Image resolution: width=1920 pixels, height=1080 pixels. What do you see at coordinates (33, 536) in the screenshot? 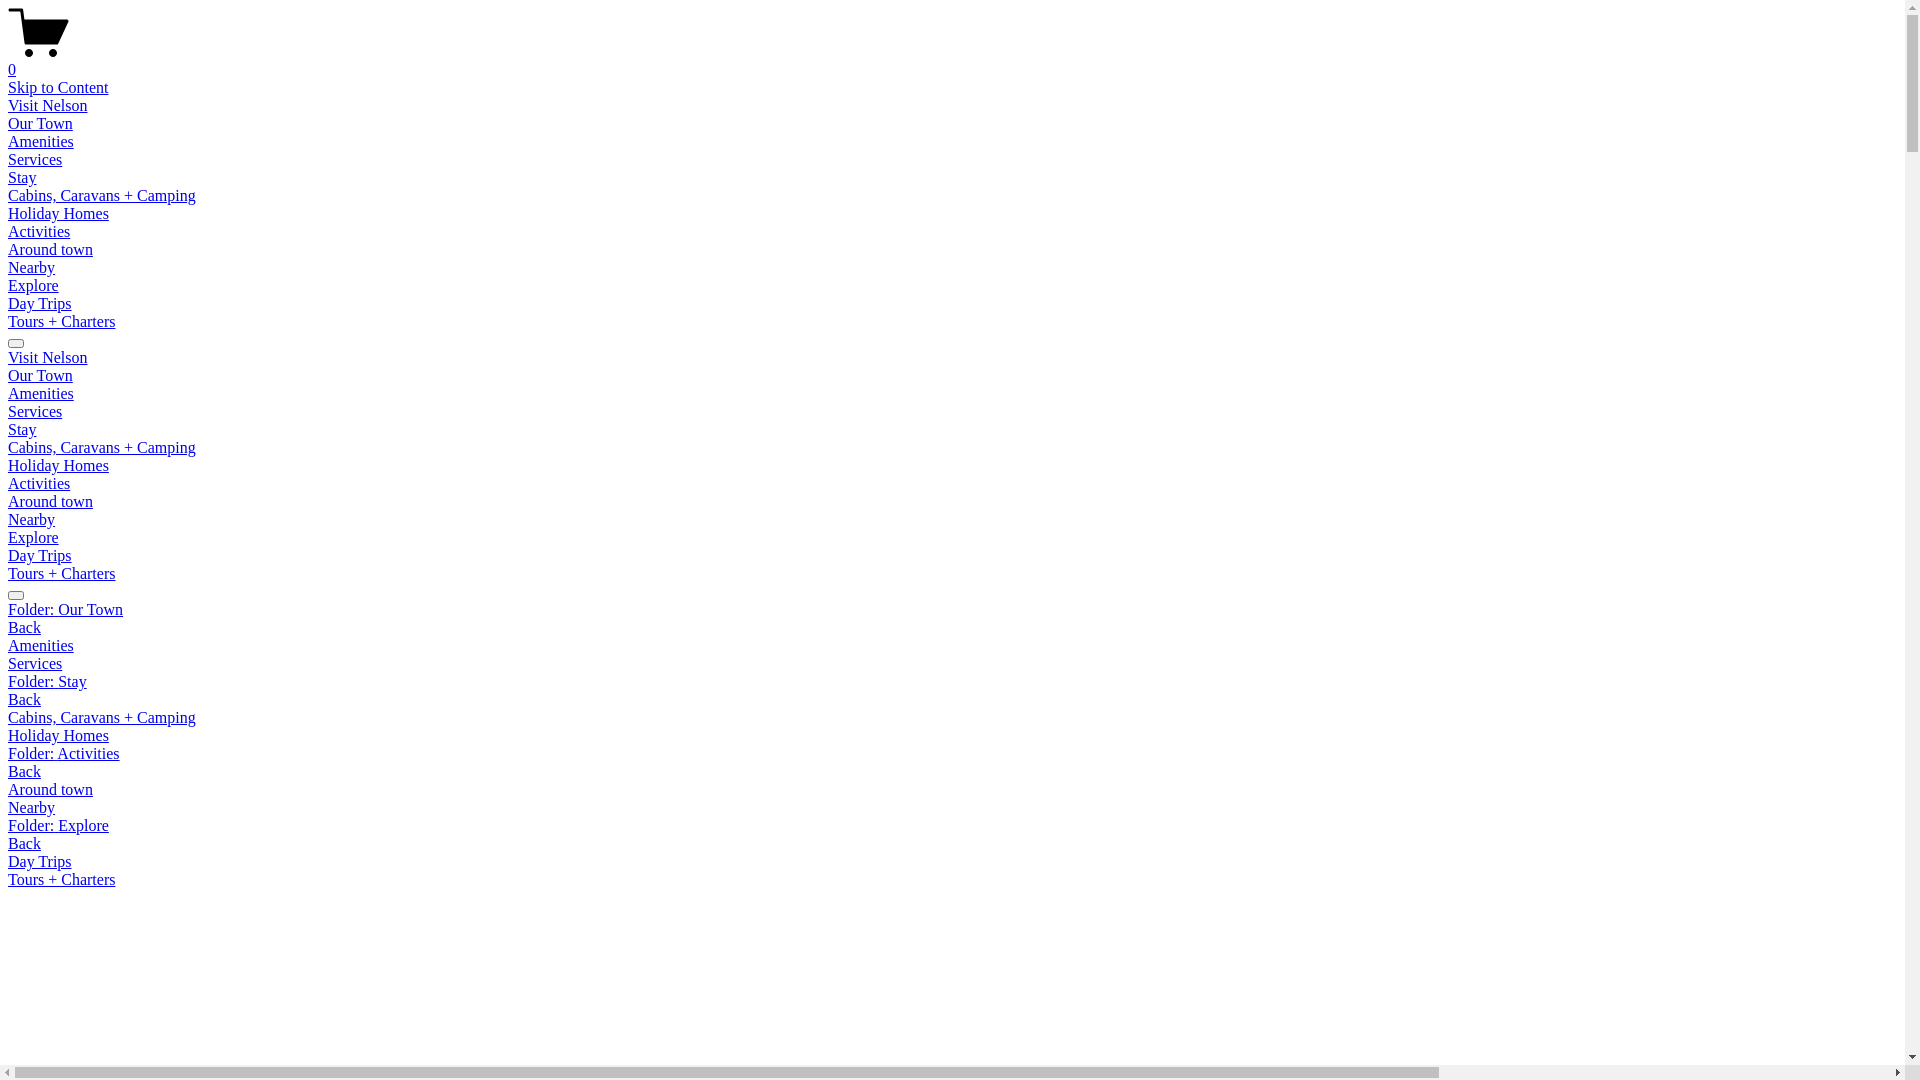
I see `'Explore'` at bounding box center [33, 536].